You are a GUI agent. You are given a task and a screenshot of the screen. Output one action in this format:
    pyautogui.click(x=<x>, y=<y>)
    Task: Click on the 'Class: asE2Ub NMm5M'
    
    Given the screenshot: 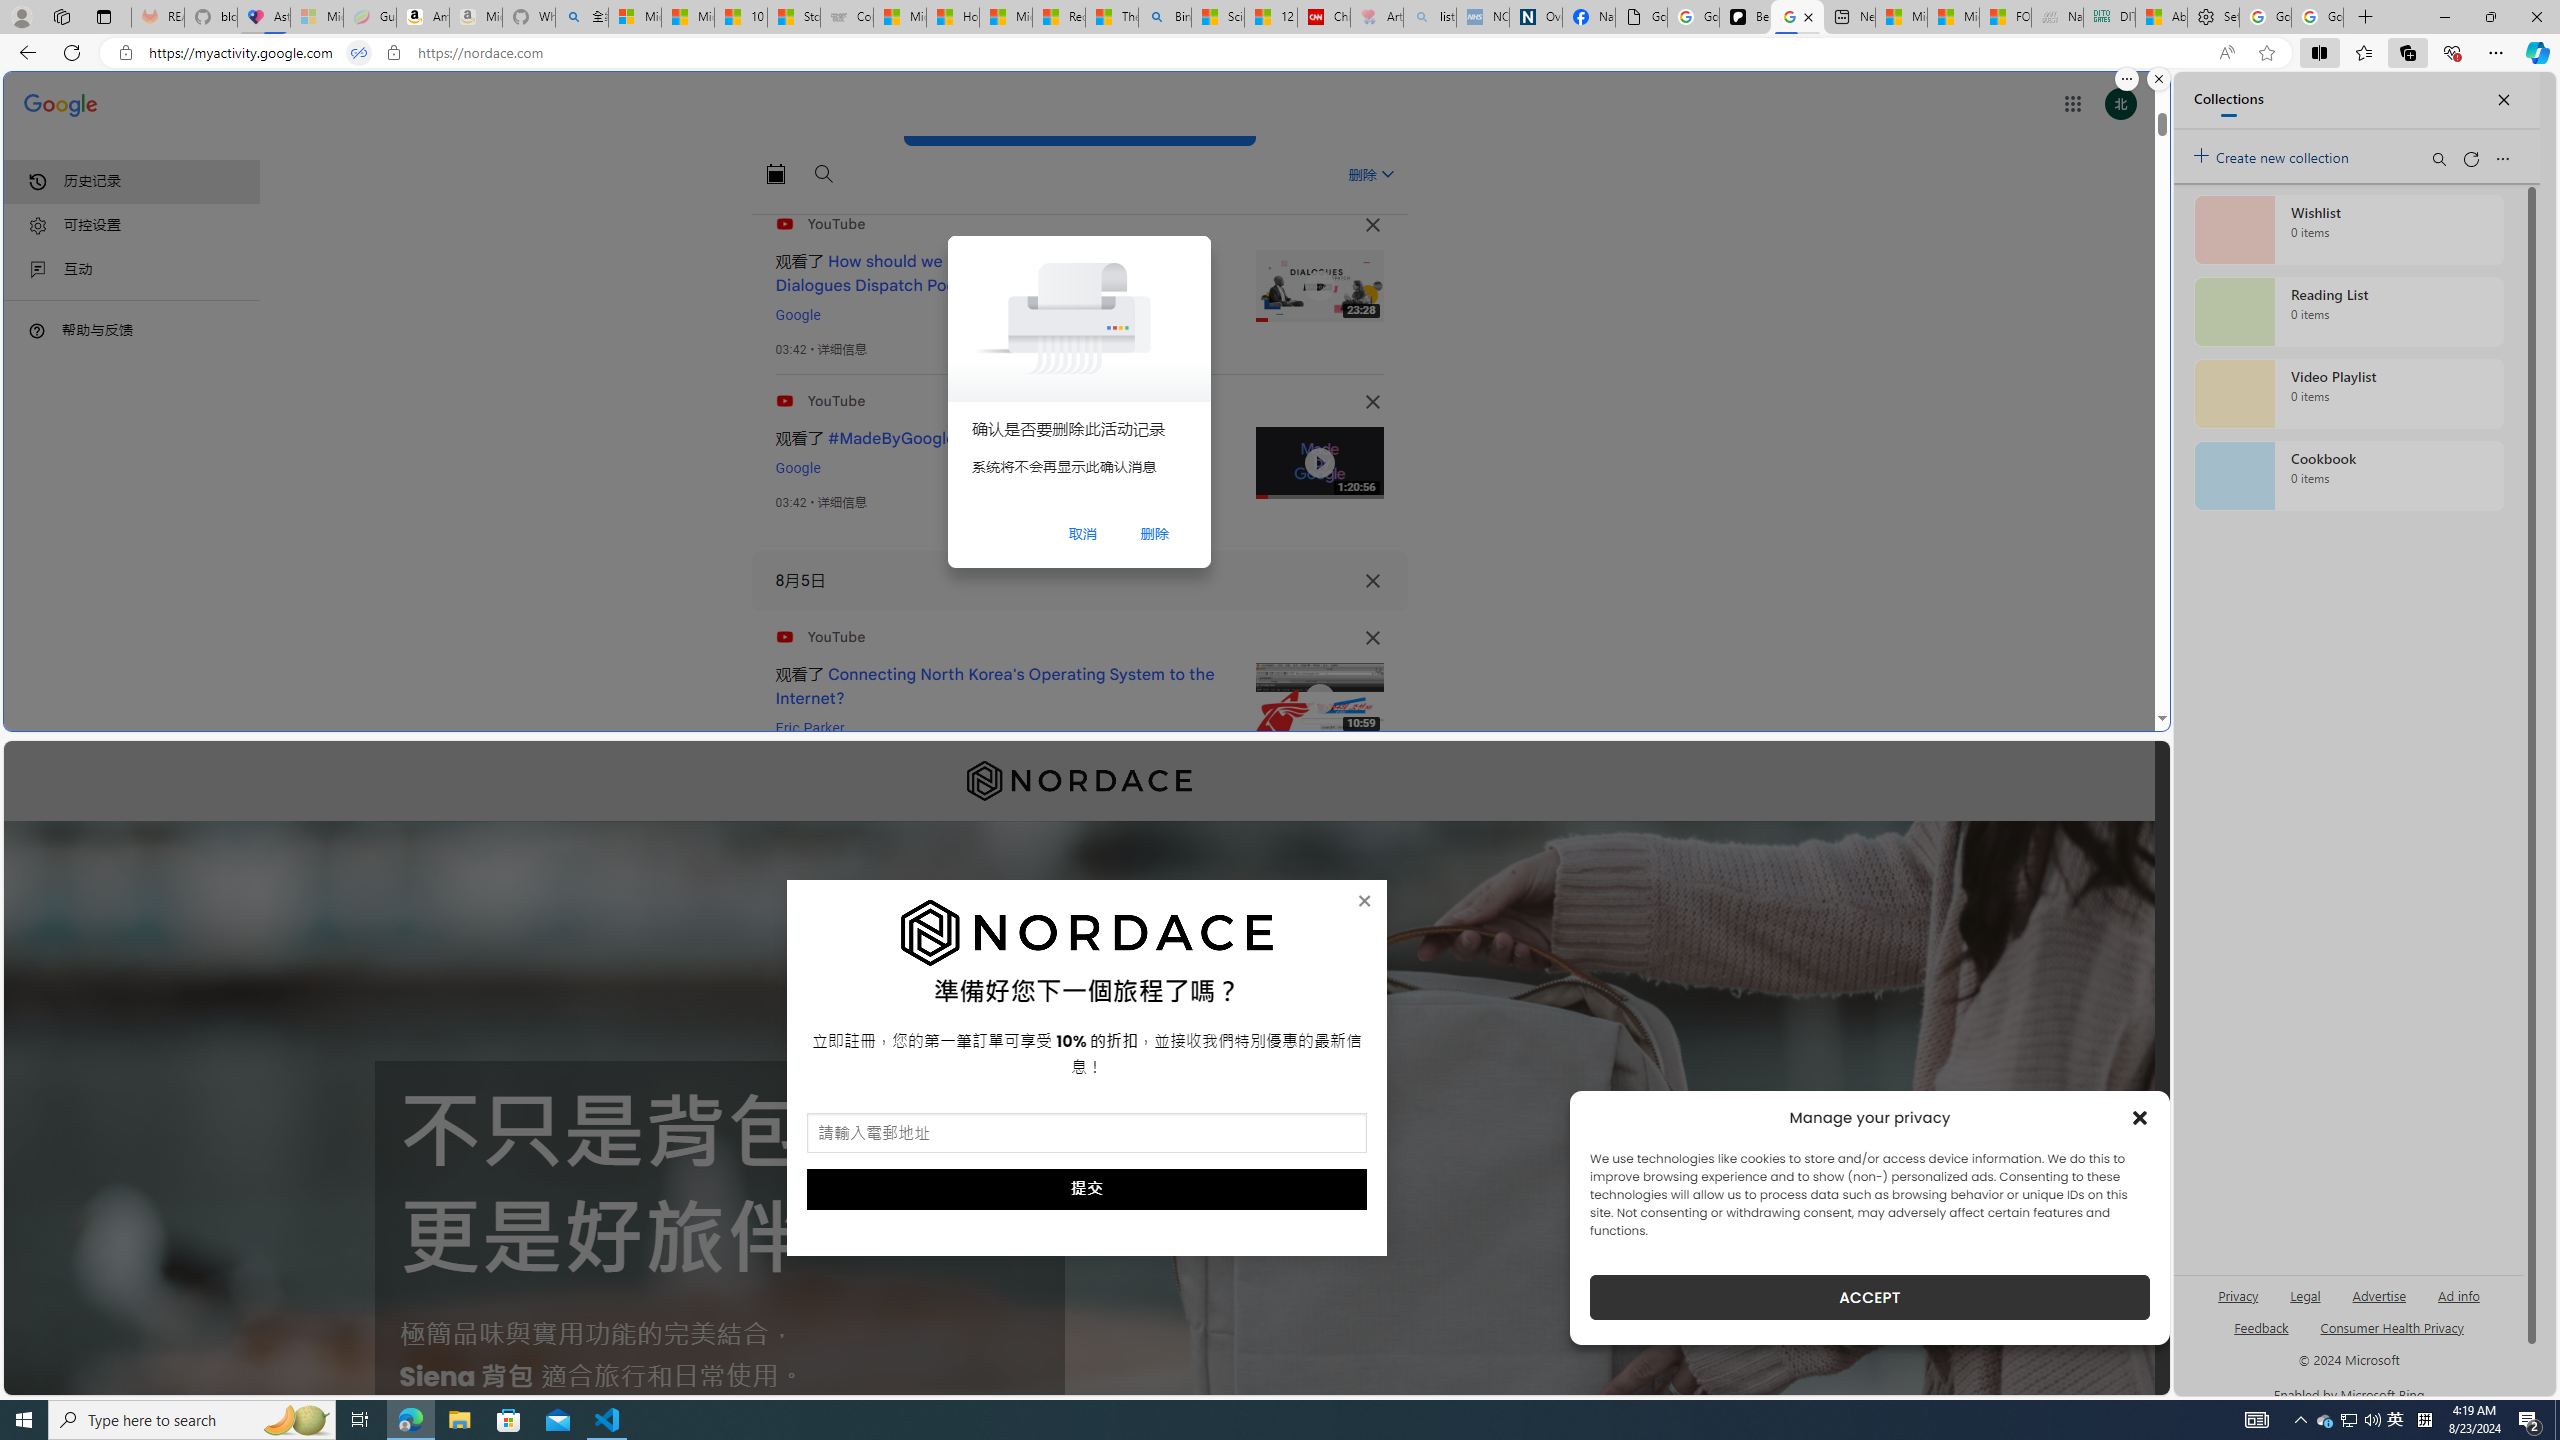 What is the action you would take?
    pyautogui.click(x=1386, y=173)
    